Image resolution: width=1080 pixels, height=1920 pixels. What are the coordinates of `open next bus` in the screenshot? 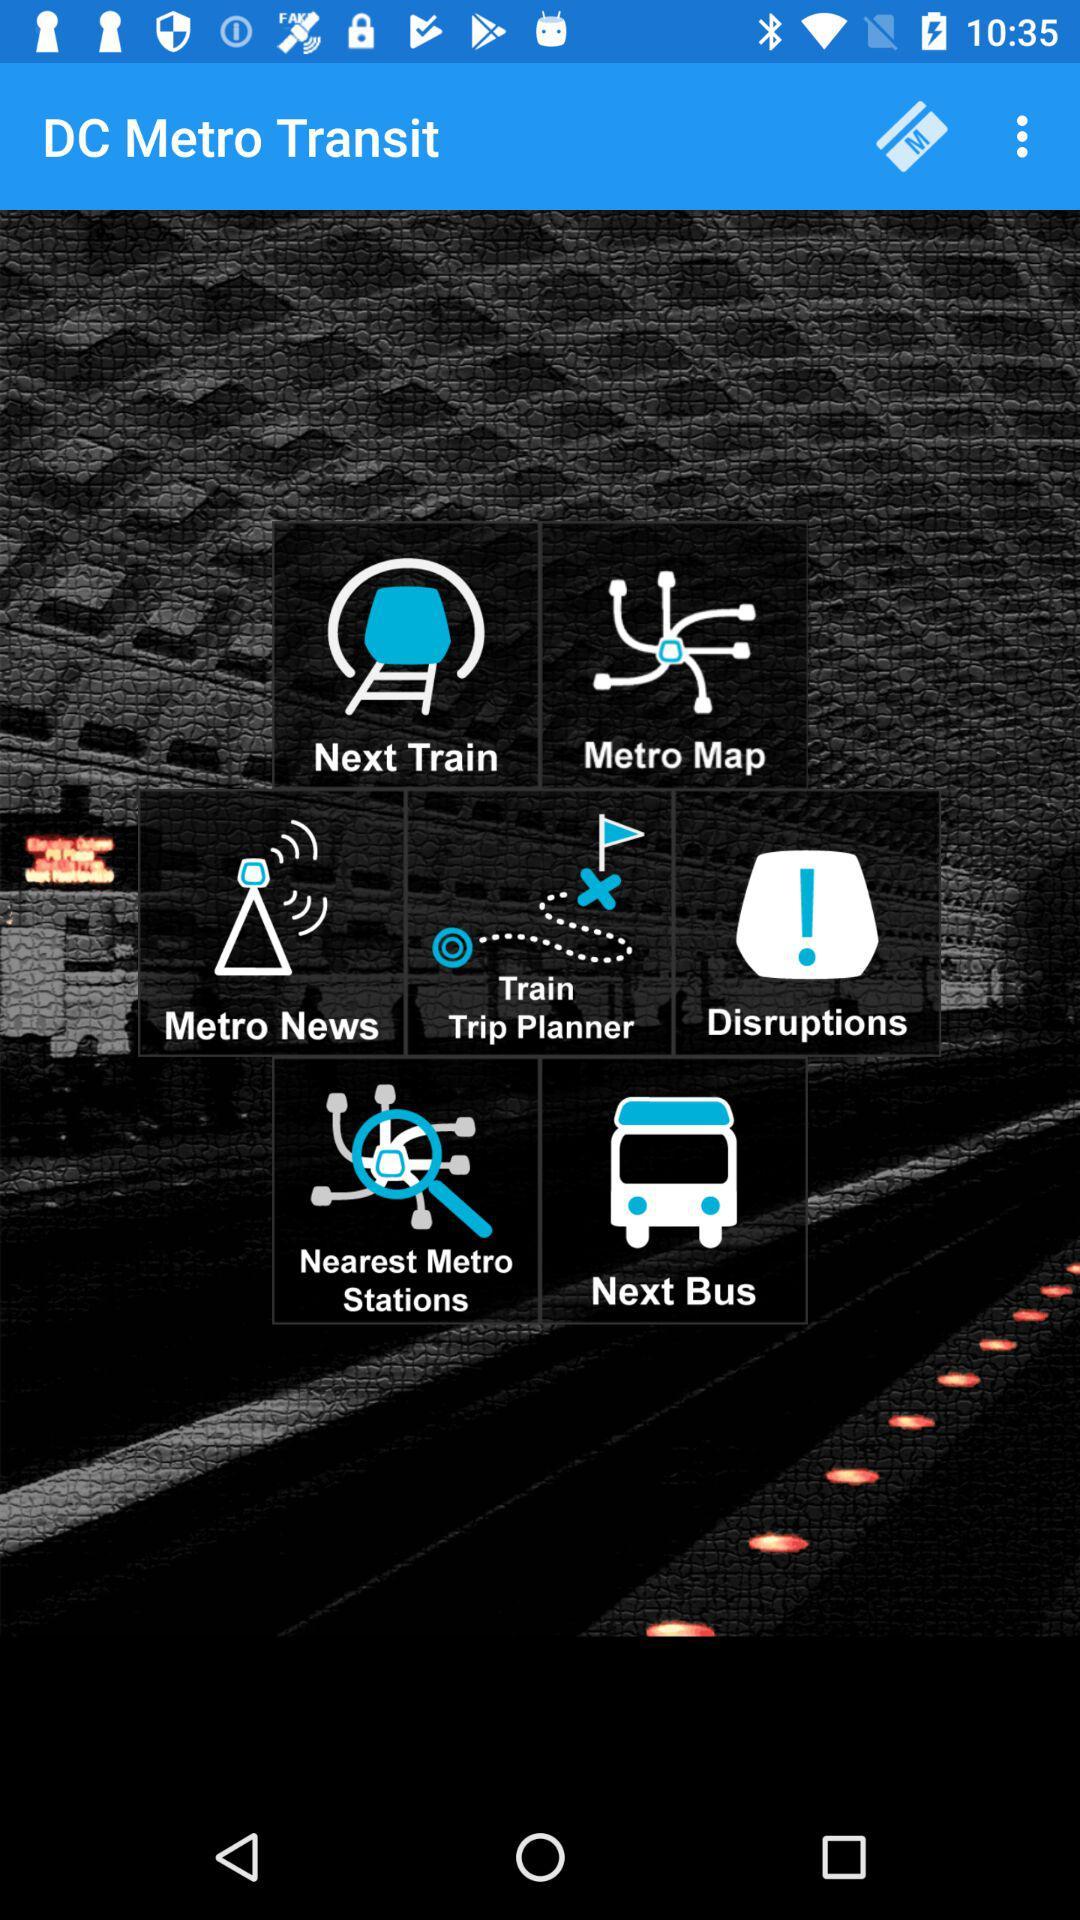 It's located at (673, 1190).